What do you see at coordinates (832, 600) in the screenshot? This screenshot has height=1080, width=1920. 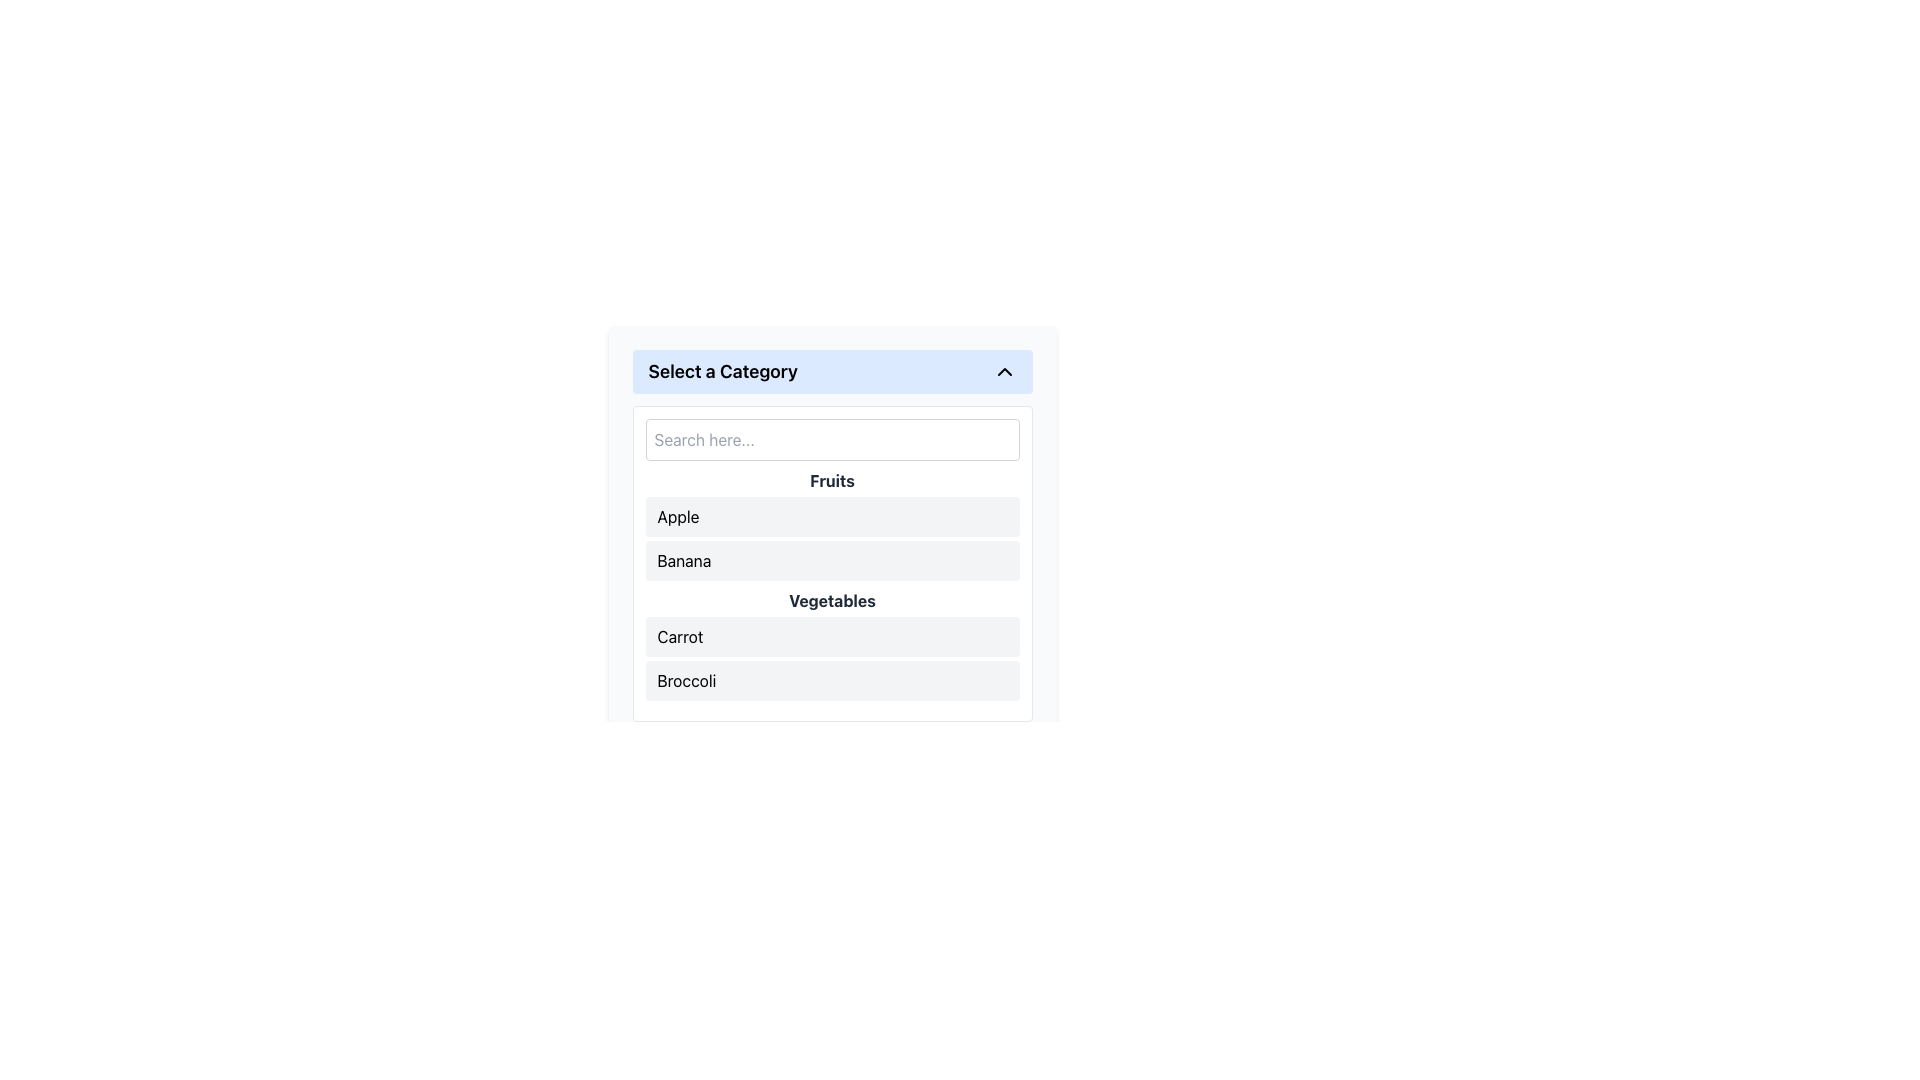 I see `the bold text label that indicates the category type in the vertical list under the 'Select a Category' header` at bounding box center [832, 600].